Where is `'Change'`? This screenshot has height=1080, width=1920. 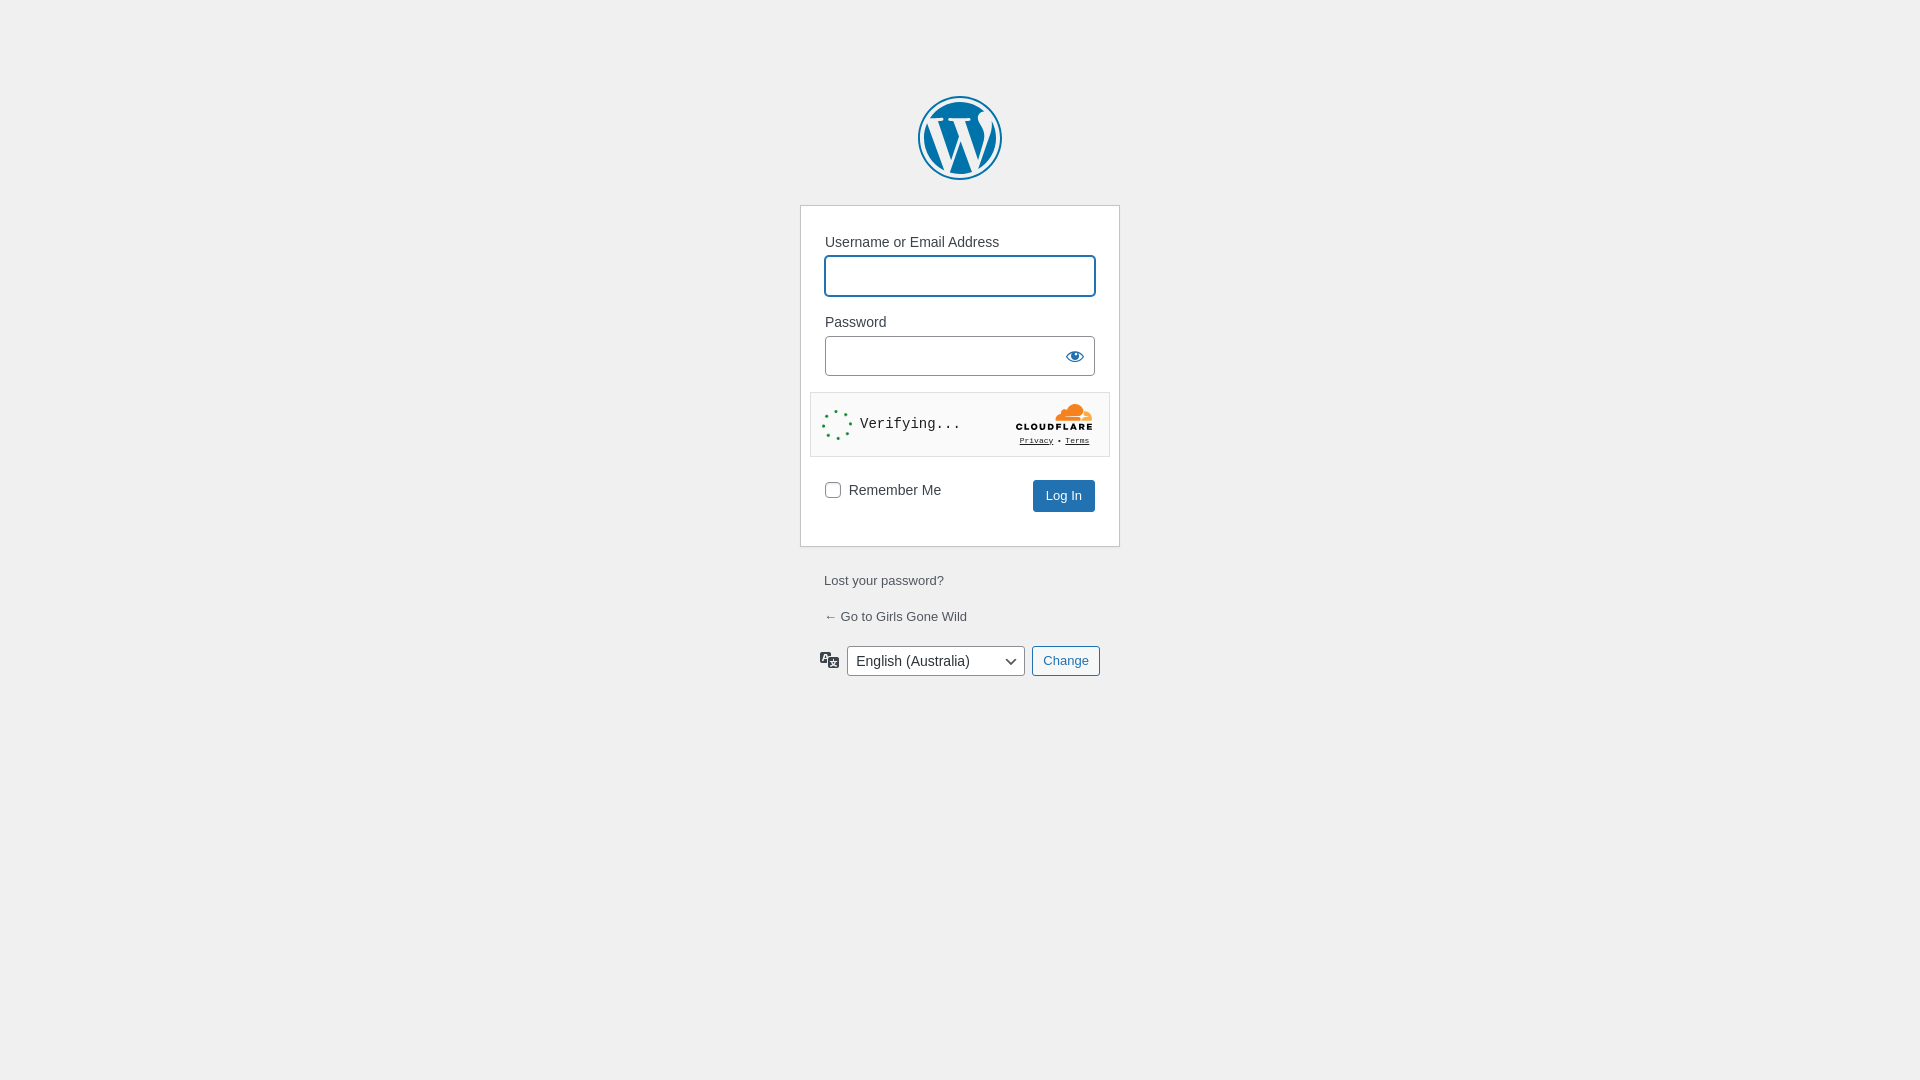 'Change' is located at coordinates (1032, 660).